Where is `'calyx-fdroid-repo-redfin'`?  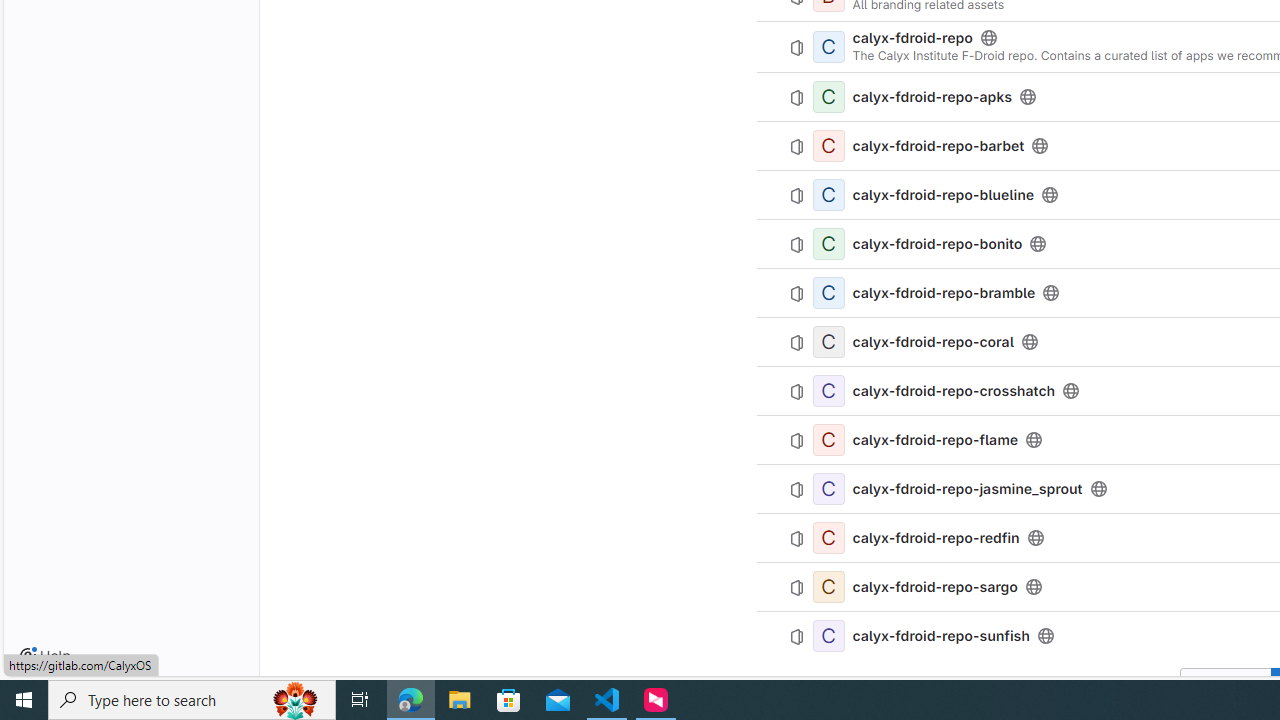 'calyx-fdroid-repo-redfin' is located at coordinates (935, 536).